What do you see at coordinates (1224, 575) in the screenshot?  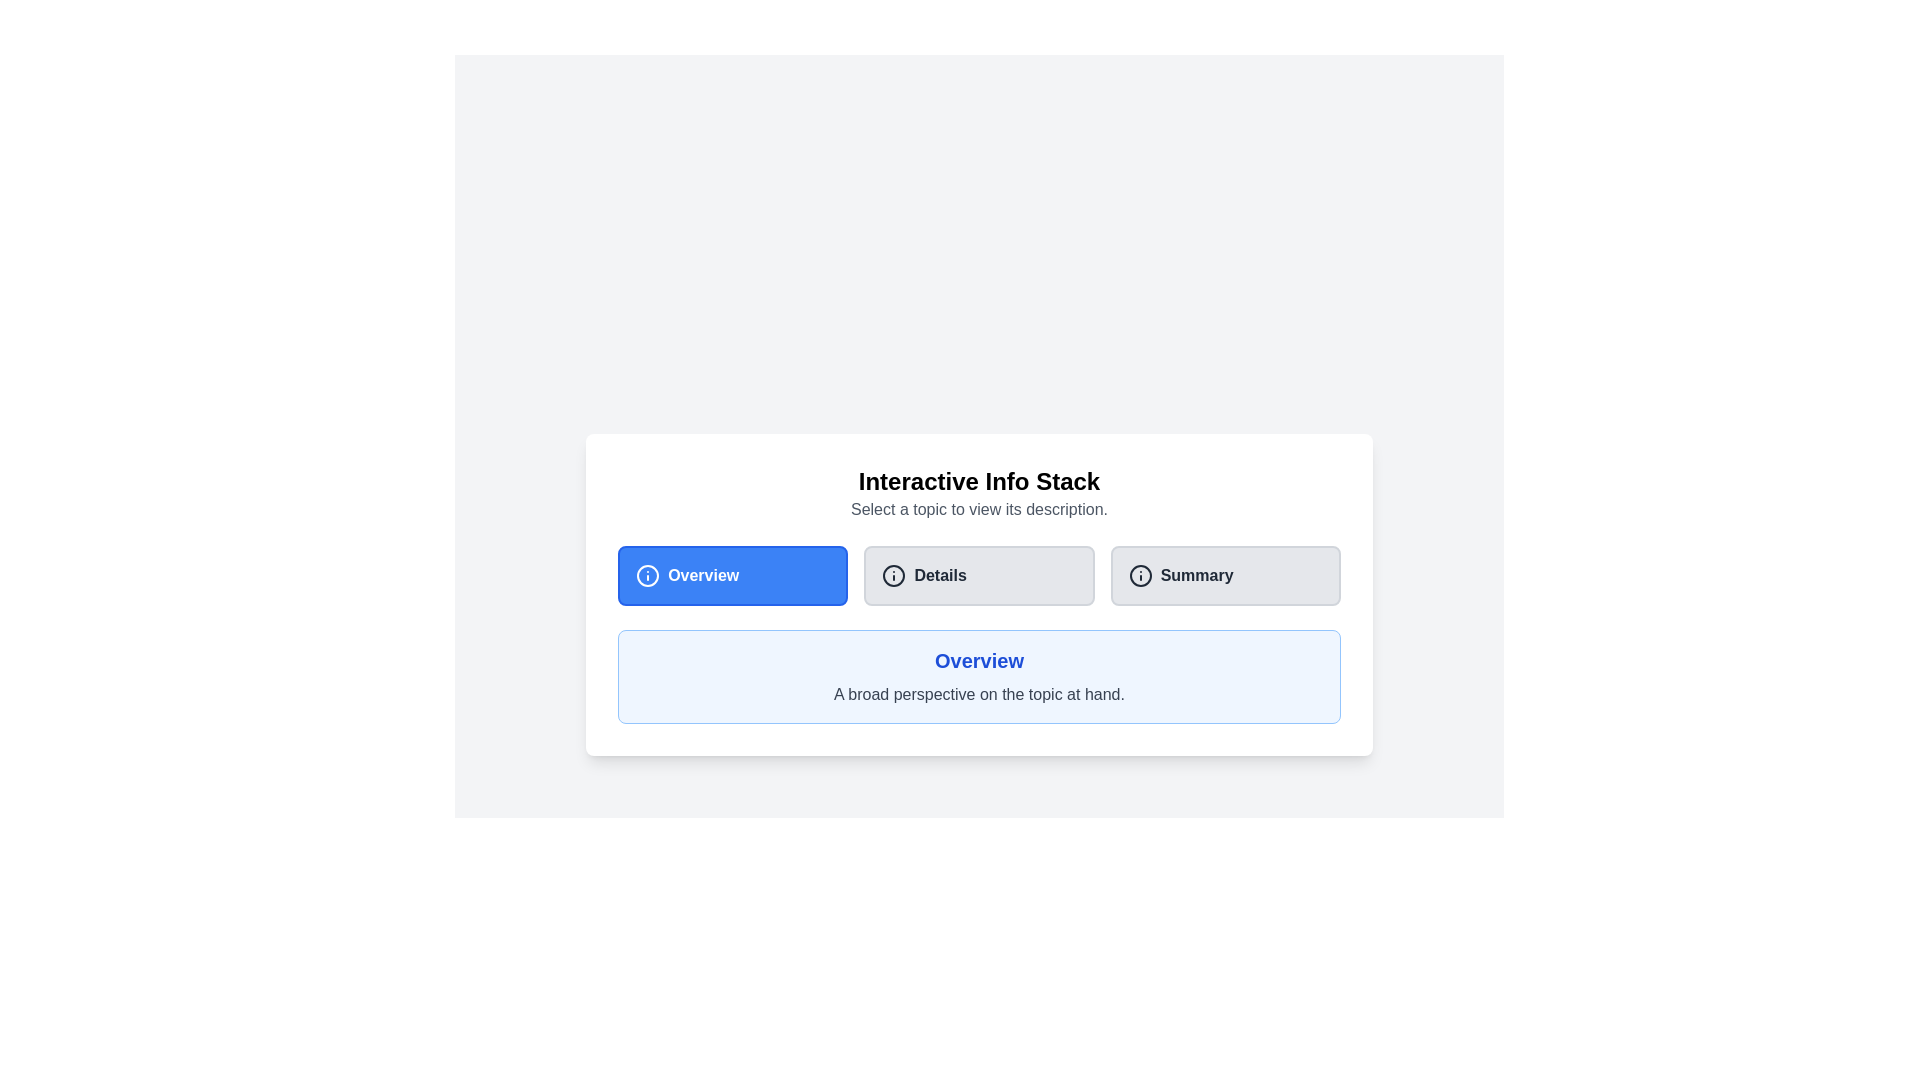 I see `the 'Summary' button, which is a rounded rectangular button with a light gray background and medium-gray text` at bounding box center [1224, 575].